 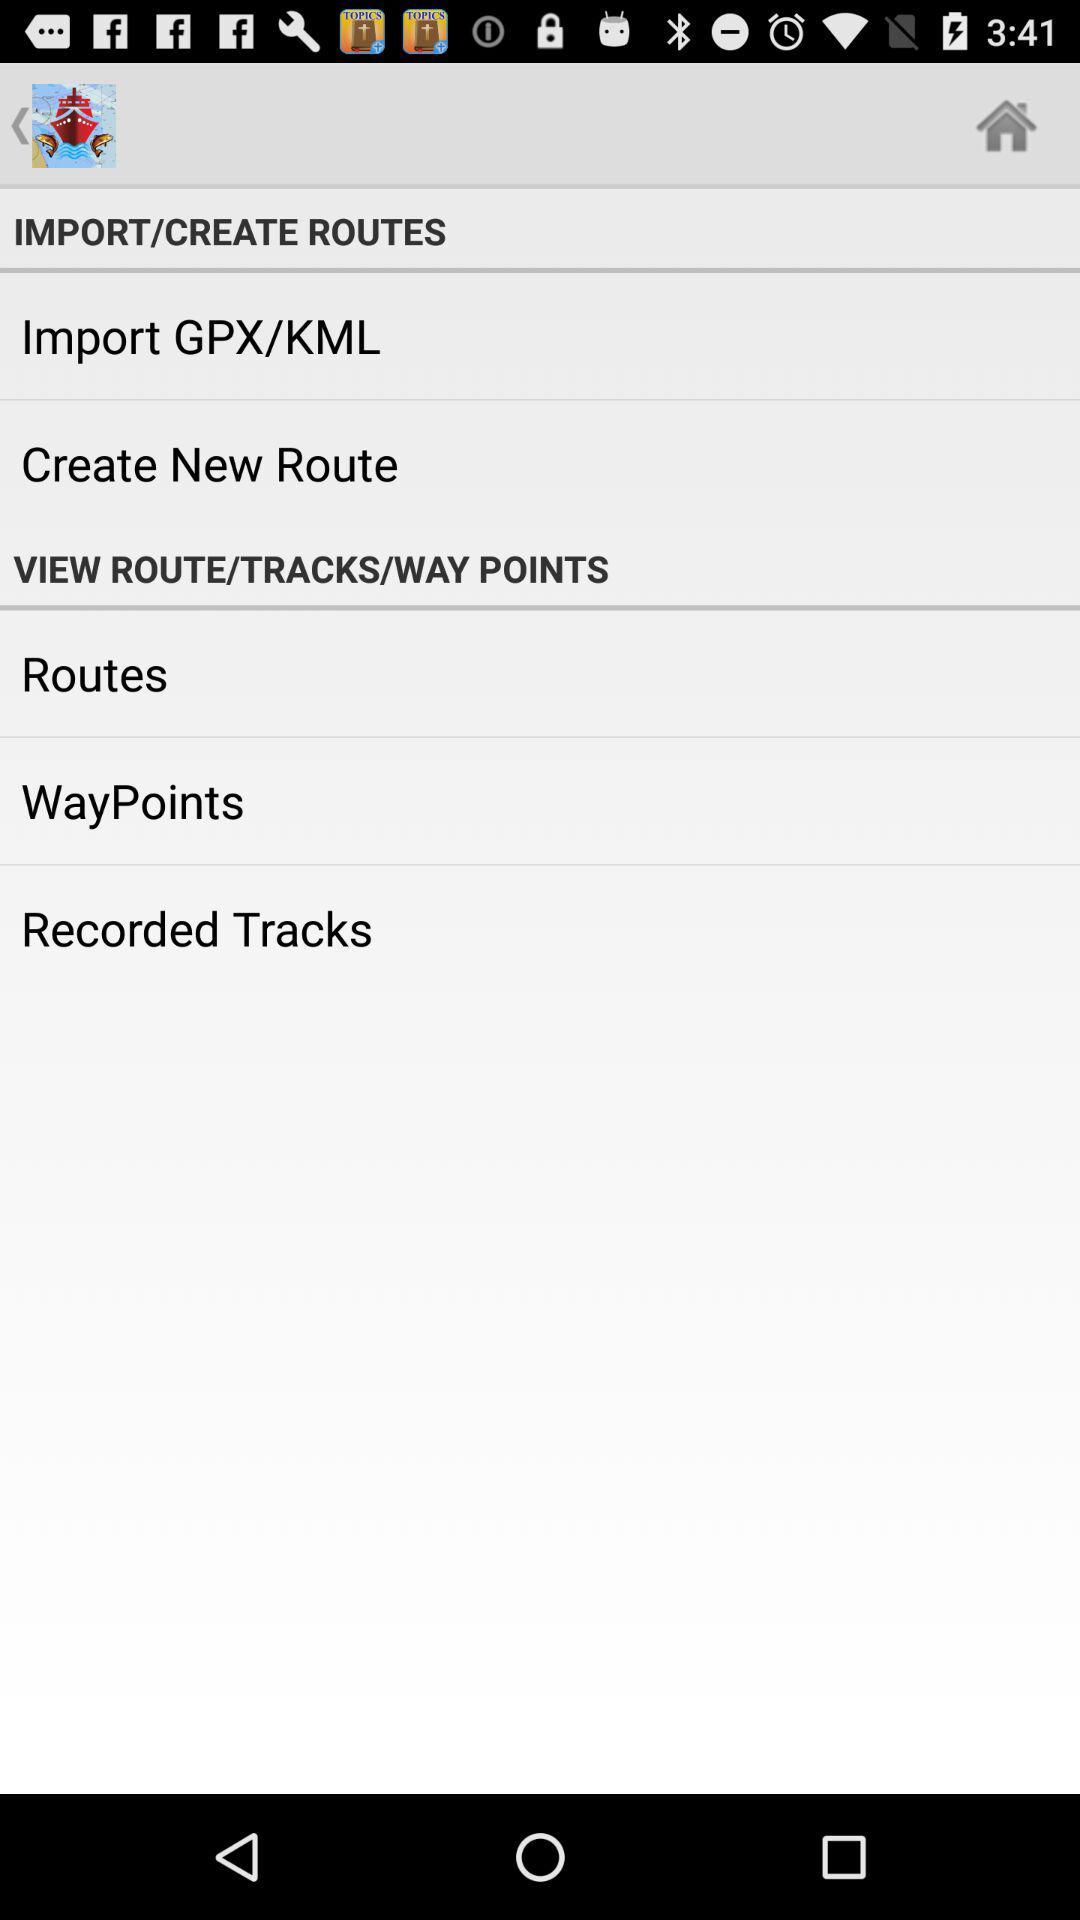 What do you see at coordinates (540, 801) in the screenshot?
I see `the icon above recorded tracks app` at bounding box center [540, 801].